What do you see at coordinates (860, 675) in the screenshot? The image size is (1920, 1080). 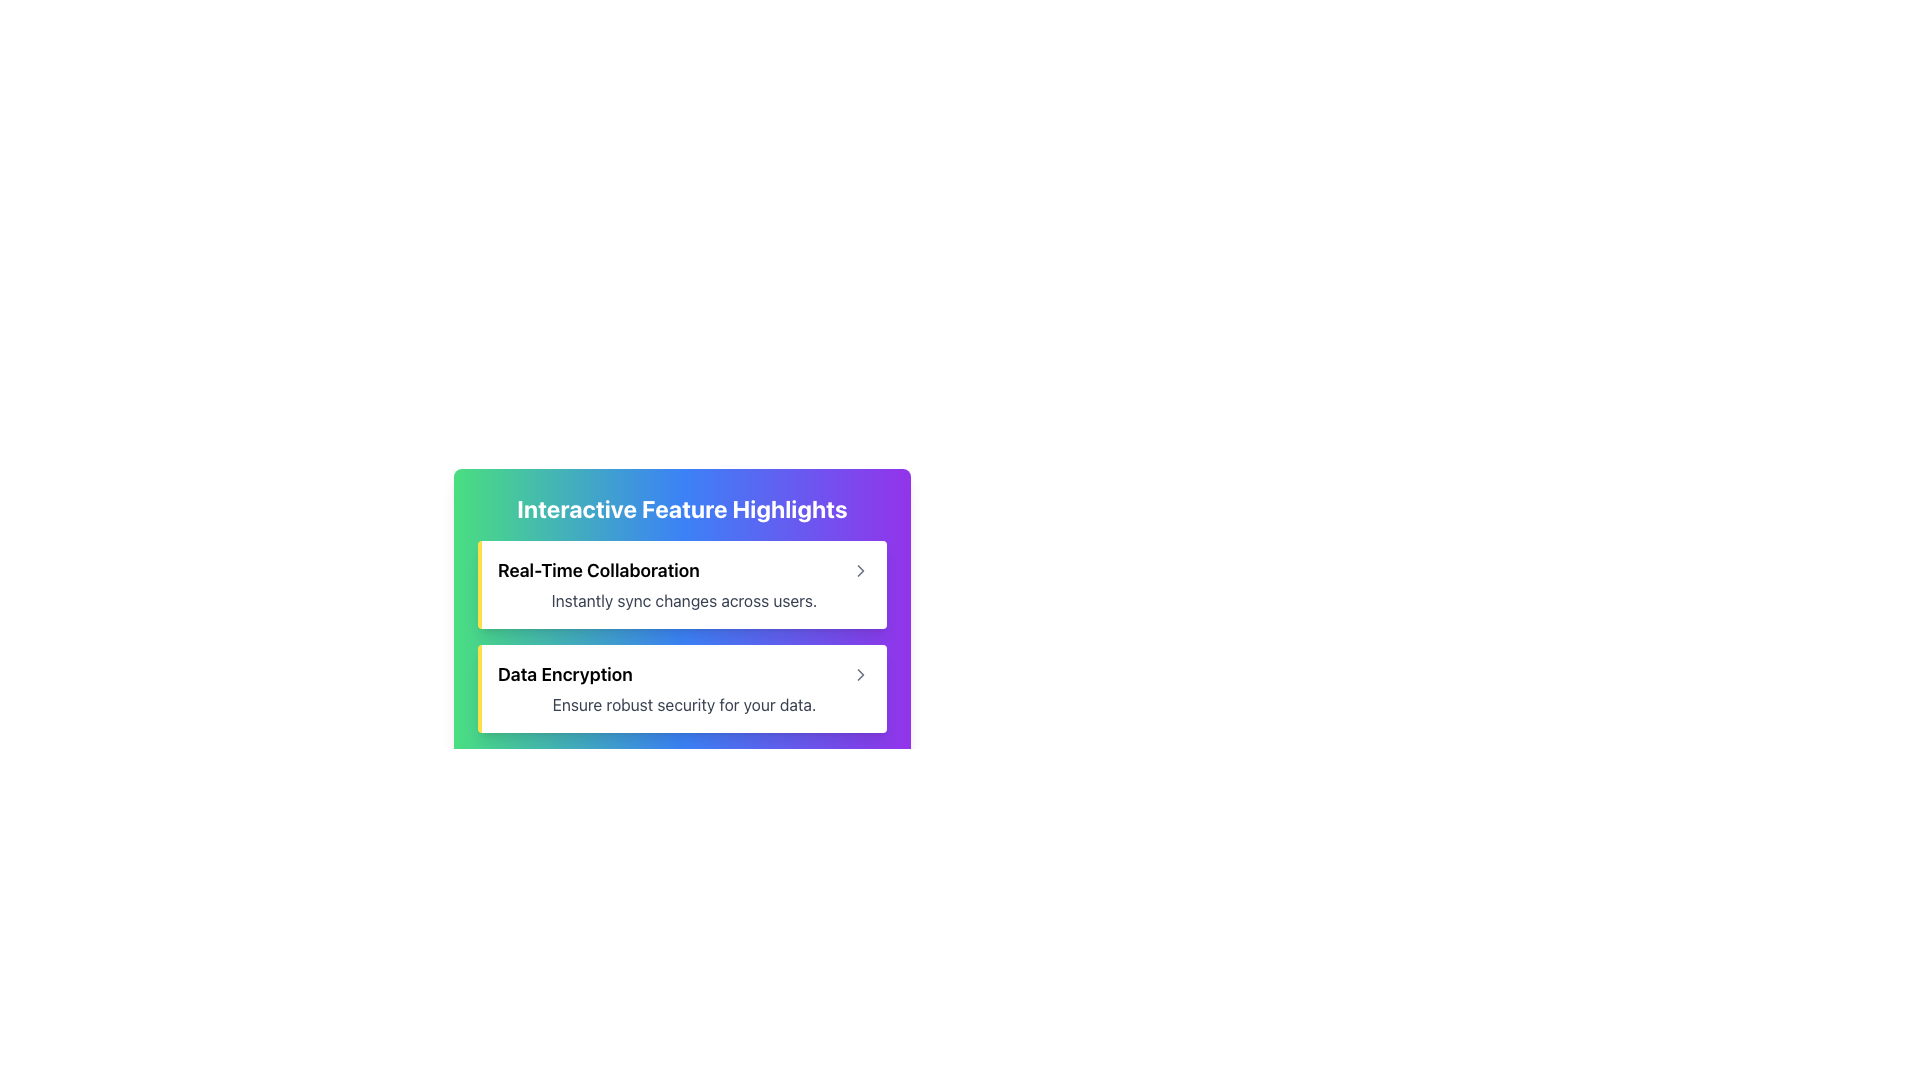 I see `the icon on the far right of the 'Data Encryption' row` at bounding box center [860, 675].